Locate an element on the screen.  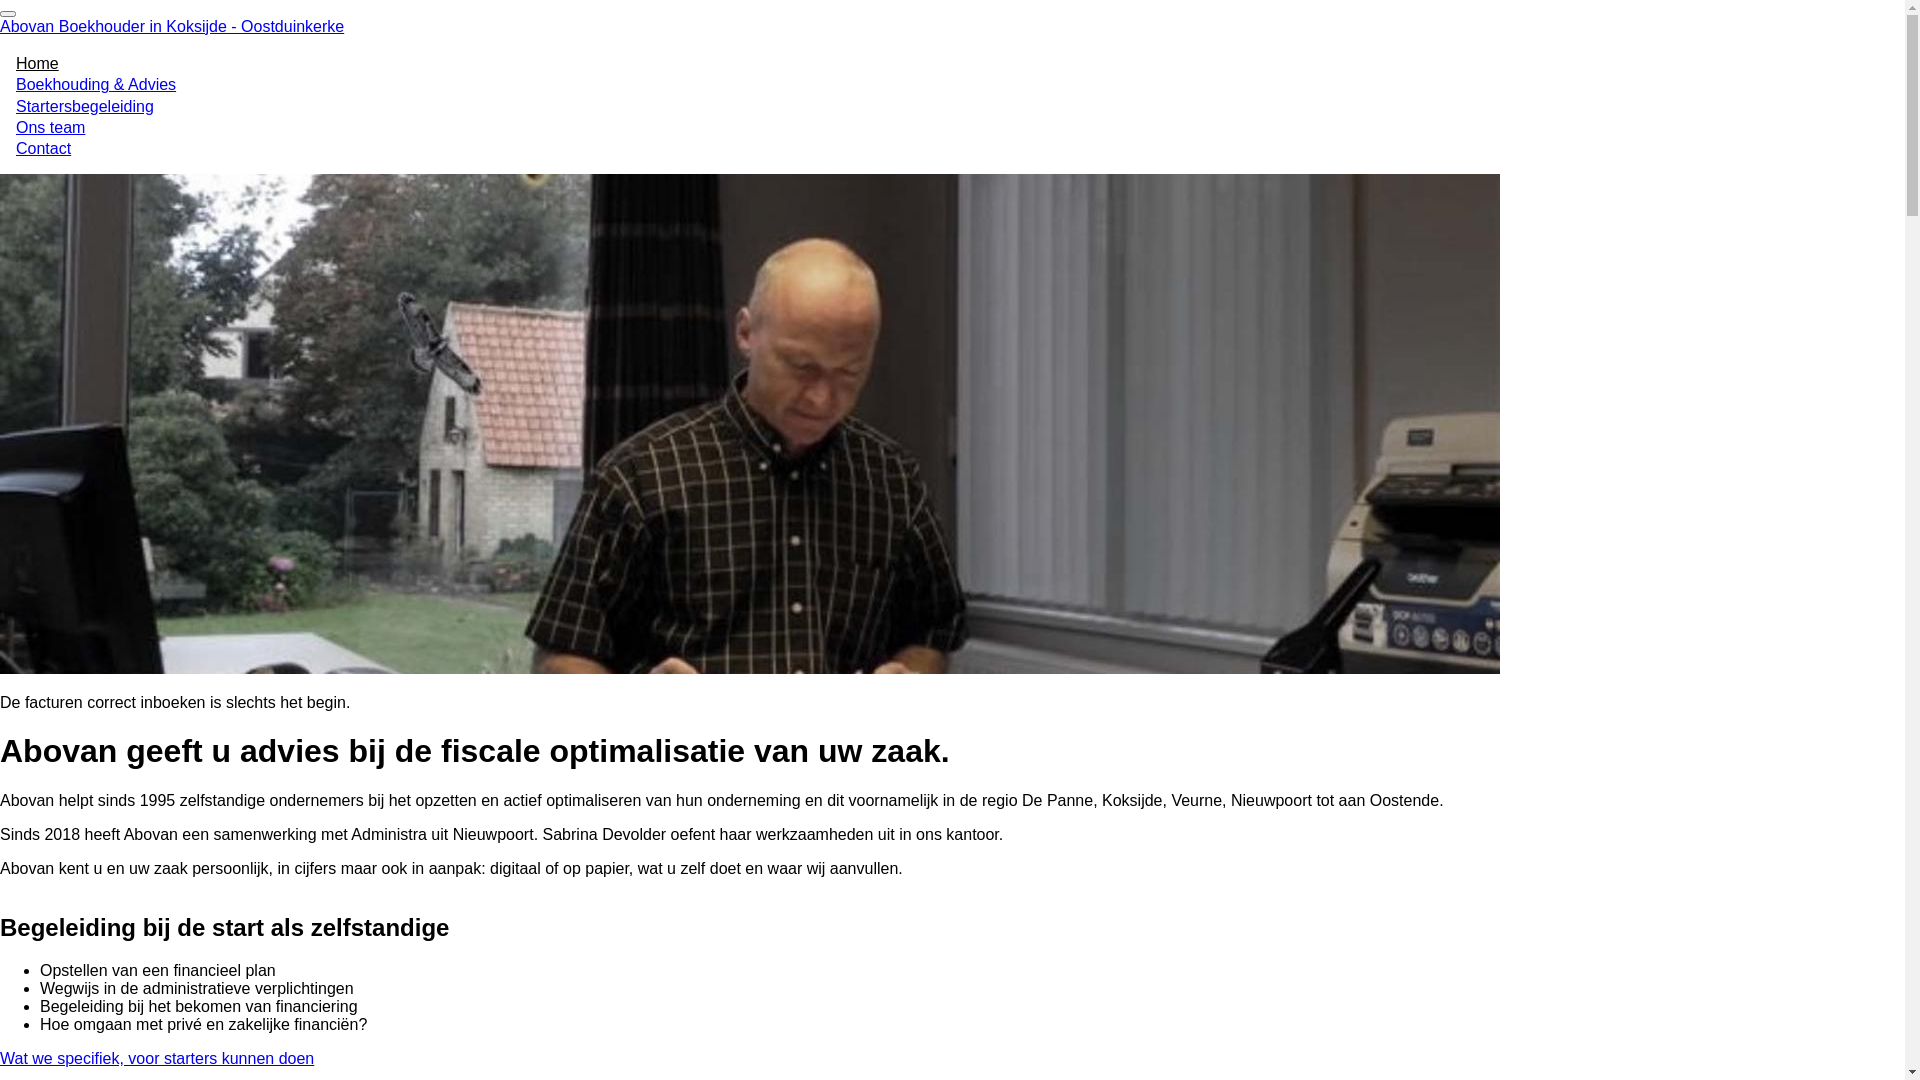
'Wat we specifiek, voor starters kunnen doen' is located at coordinates (156, 1057).